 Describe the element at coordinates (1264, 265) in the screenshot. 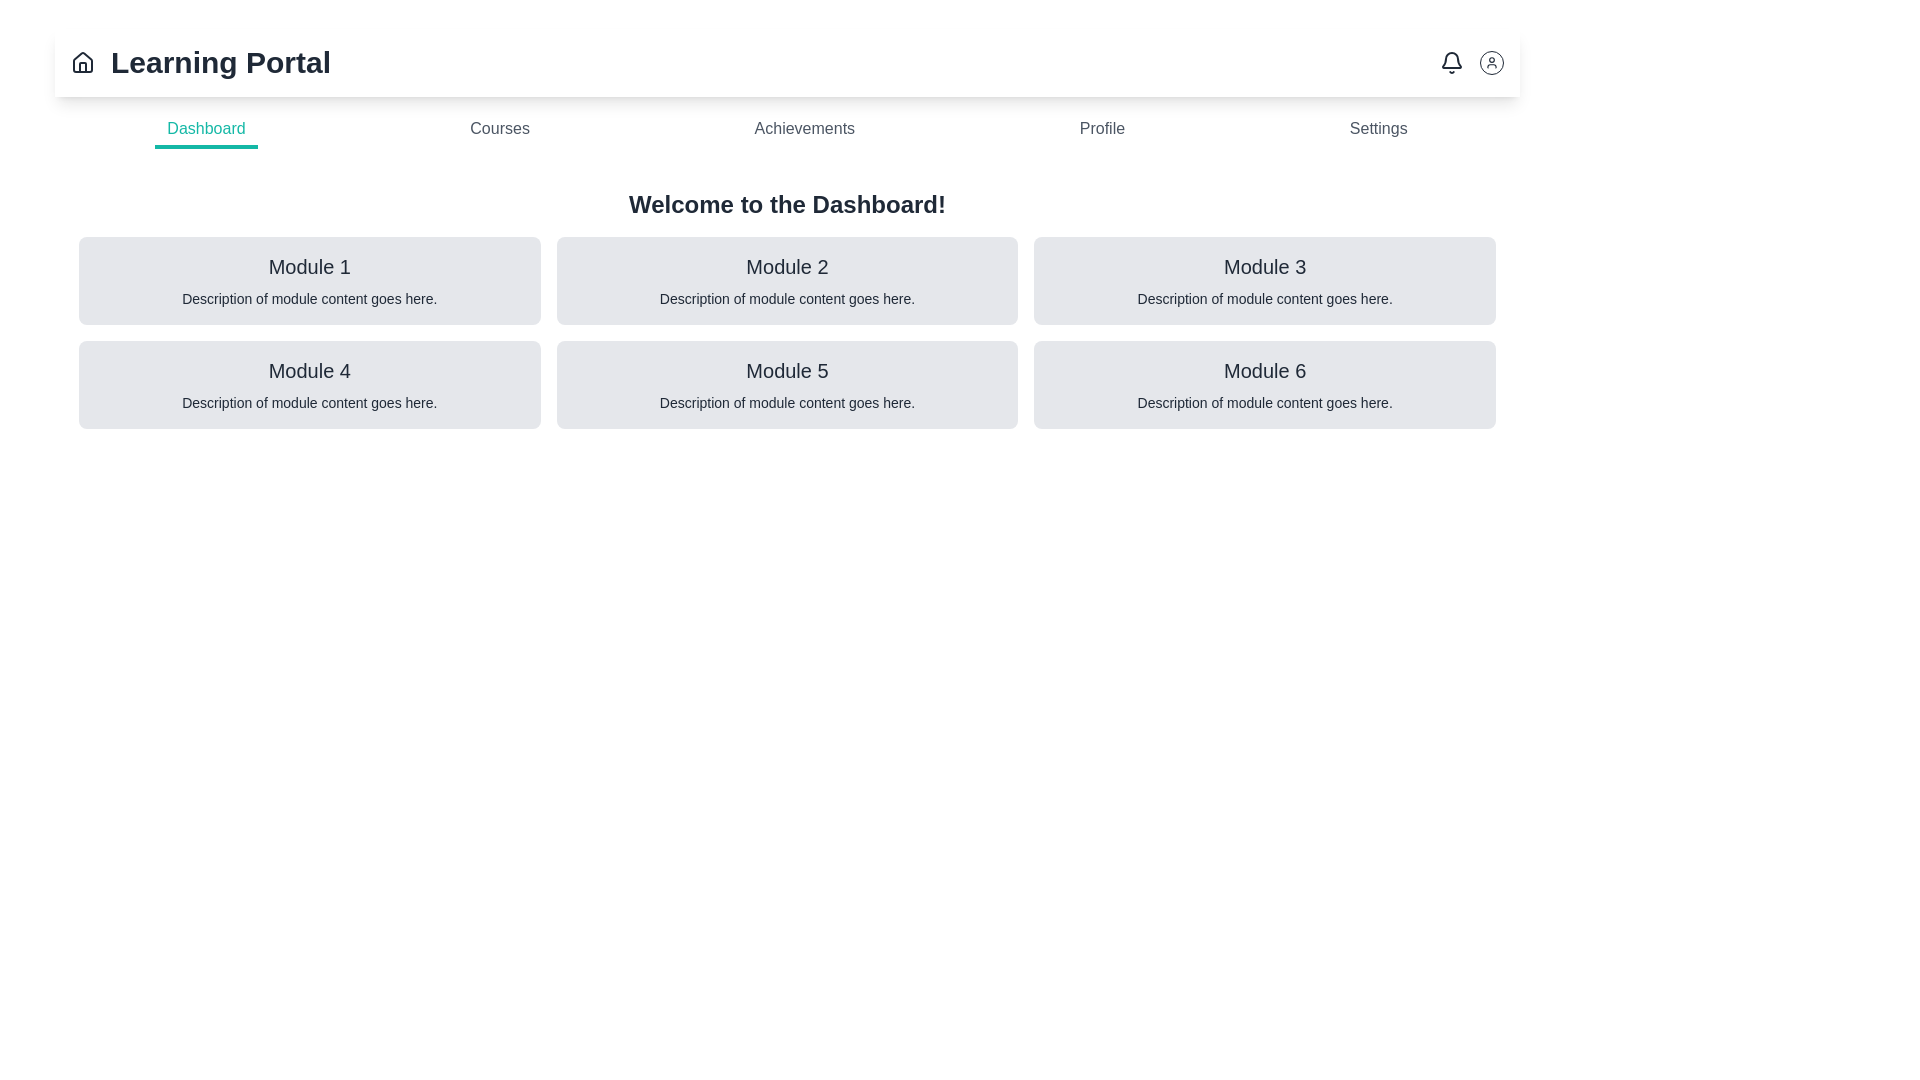

I see `text label displaying 'Module 3' which is styled in a large bold font on a light gray background, located at the center-top of its card` at that location.